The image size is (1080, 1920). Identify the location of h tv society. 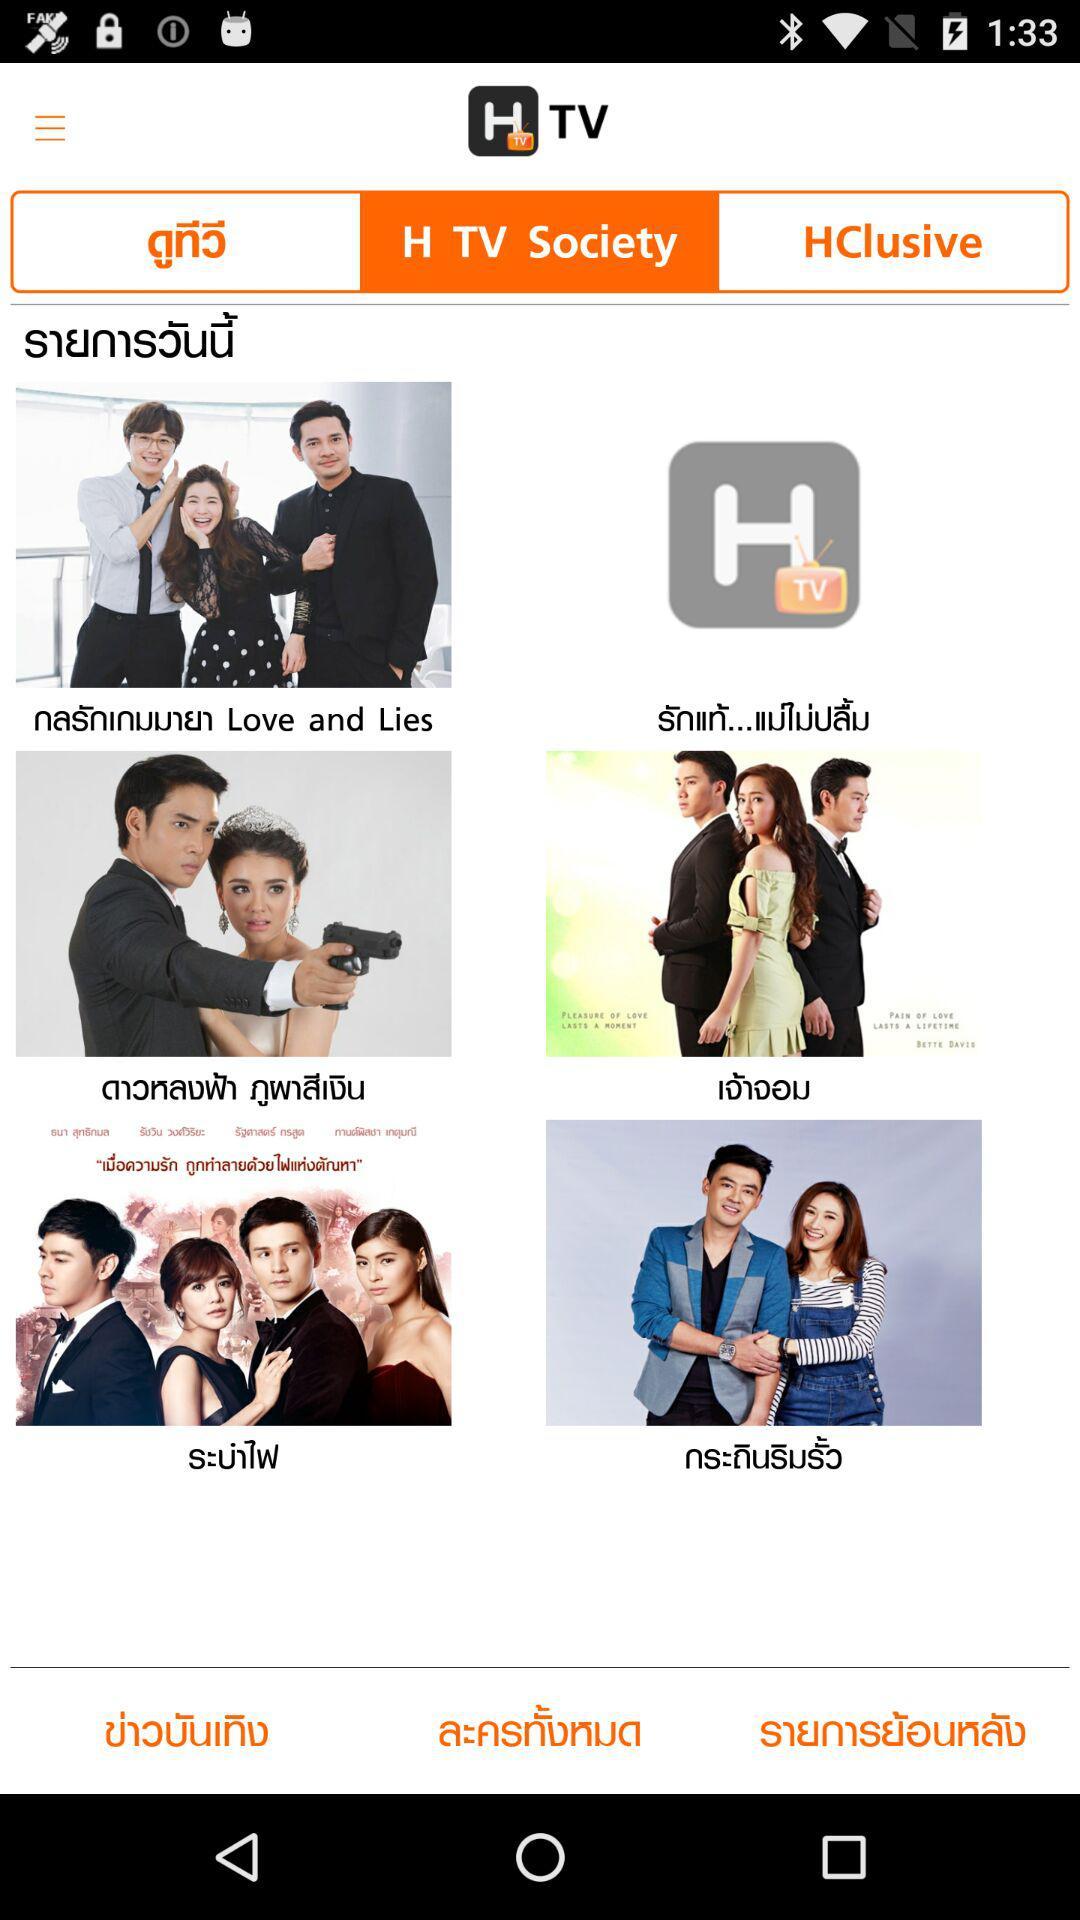
(538, 240).